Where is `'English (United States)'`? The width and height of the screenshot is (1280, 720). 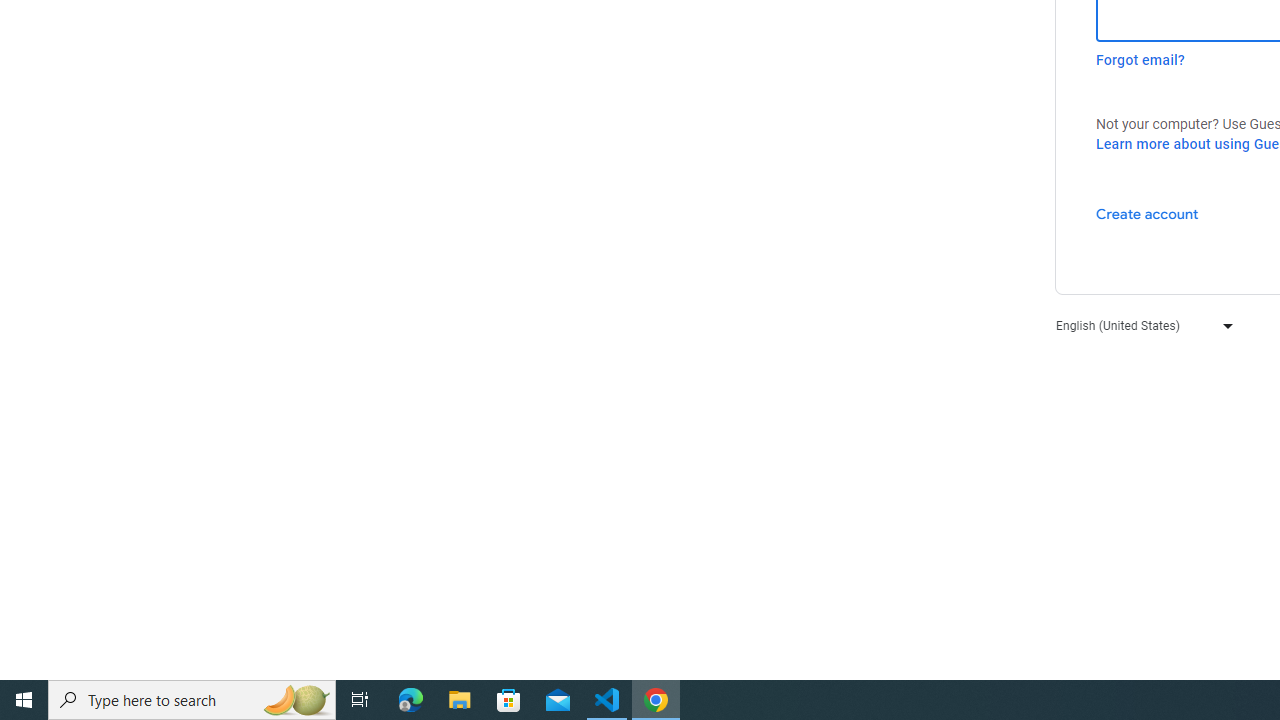
'English (United States)' is located at coordinates (1139, 324).